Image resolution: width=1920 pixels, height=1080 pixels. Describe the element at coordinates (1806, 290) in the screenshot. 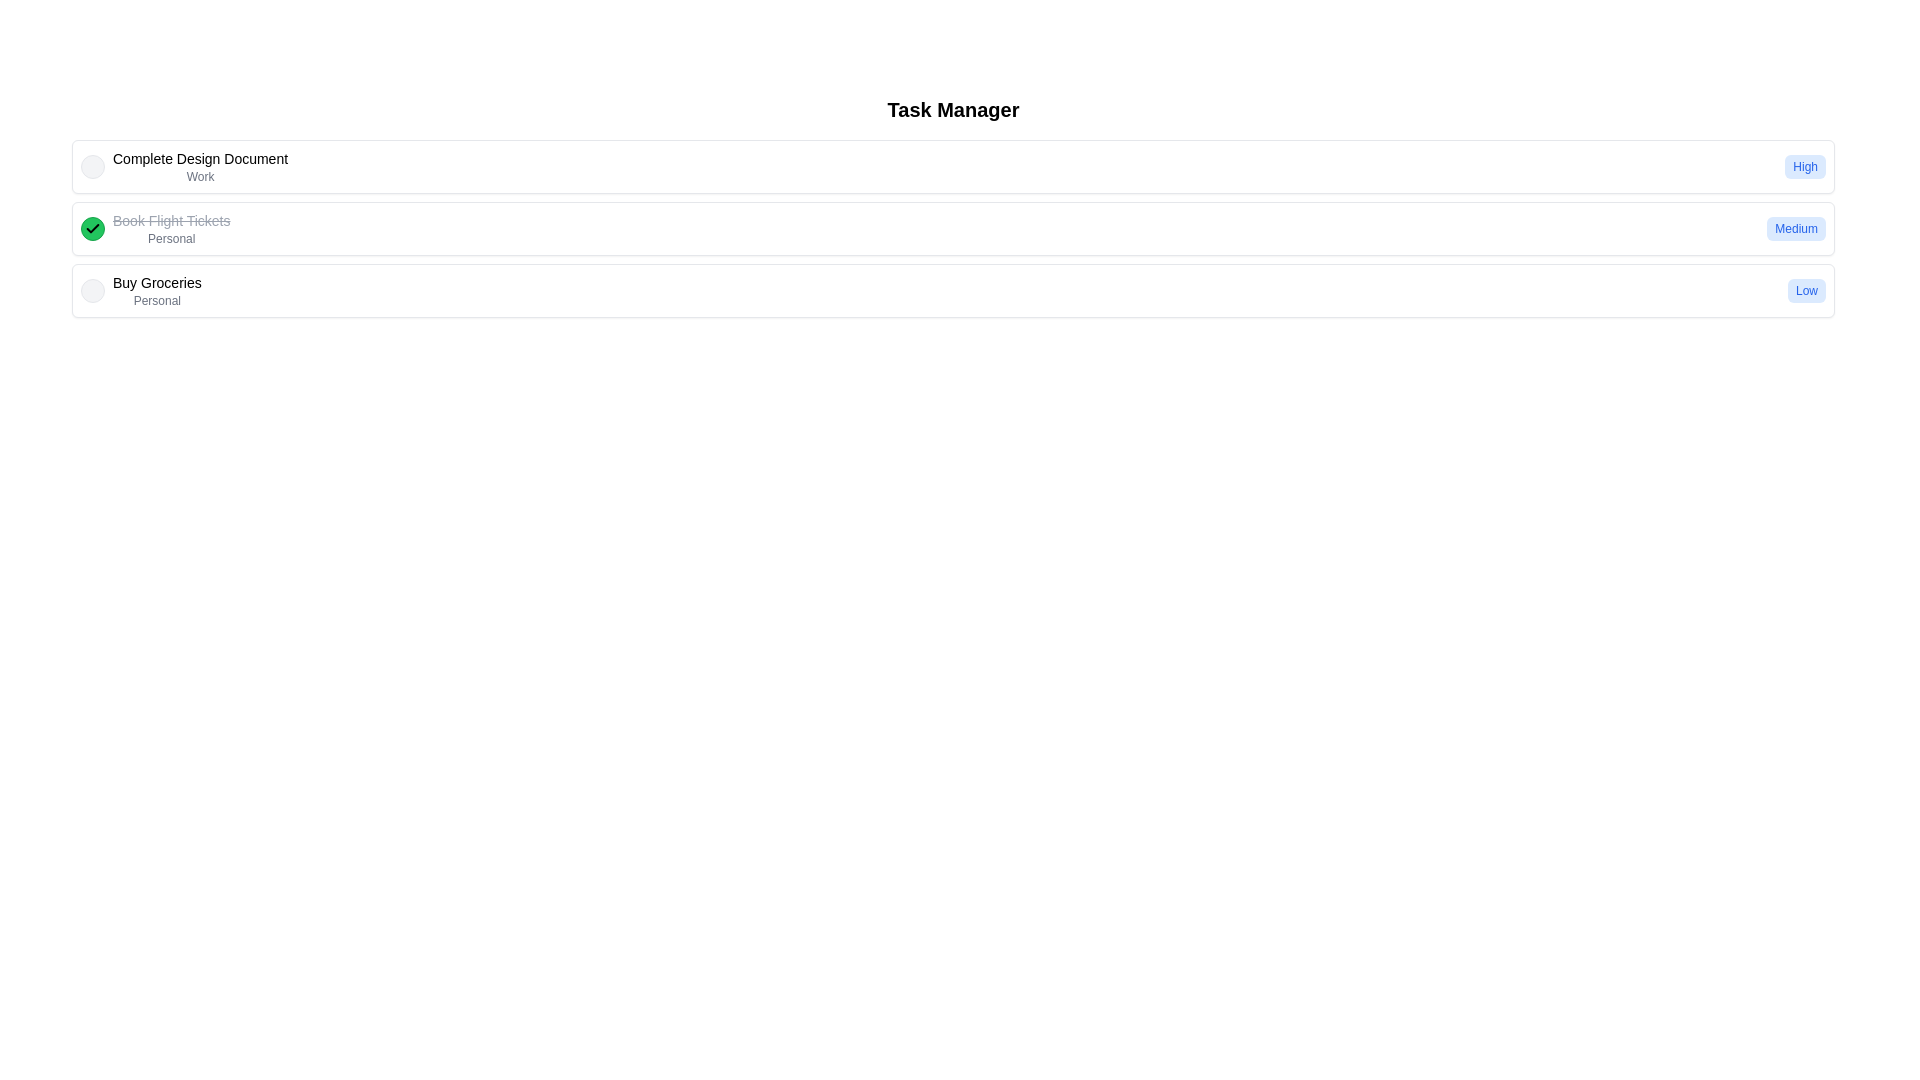

I see `the 'Low' priority label for the 'Buy Groceries' task, located at the far right end of its row adjacent to the 'Personal' category` at that location.